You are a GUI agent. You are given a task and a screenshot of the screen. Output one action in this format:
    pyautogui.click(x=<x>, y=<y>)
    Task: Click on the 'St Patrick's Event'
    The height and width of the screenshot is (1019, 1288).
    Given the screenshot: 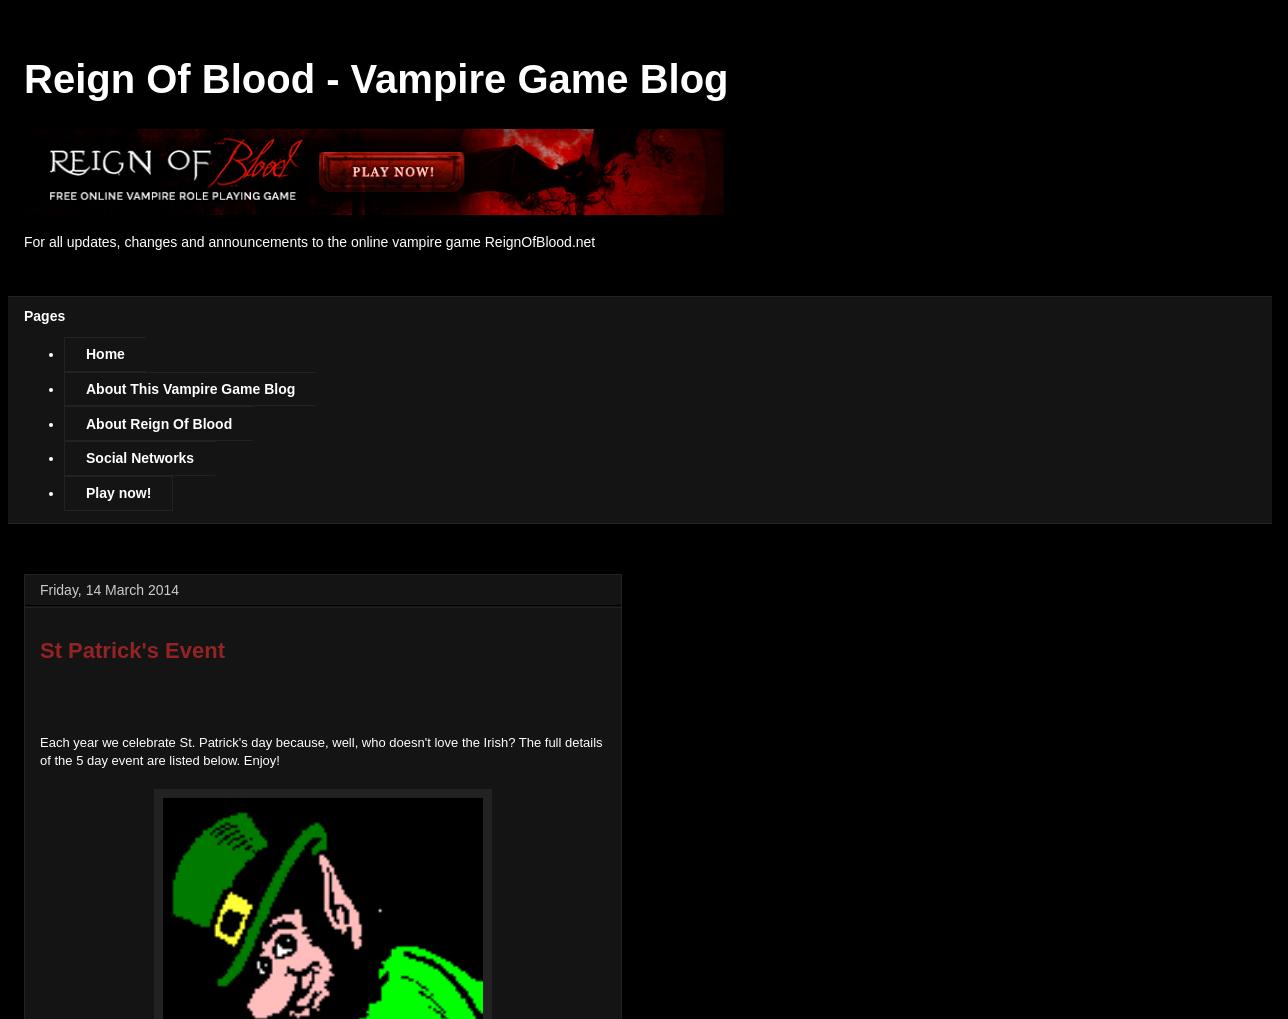 What is the action you would take?
    pyautogui.click(x=132, y=648)
    